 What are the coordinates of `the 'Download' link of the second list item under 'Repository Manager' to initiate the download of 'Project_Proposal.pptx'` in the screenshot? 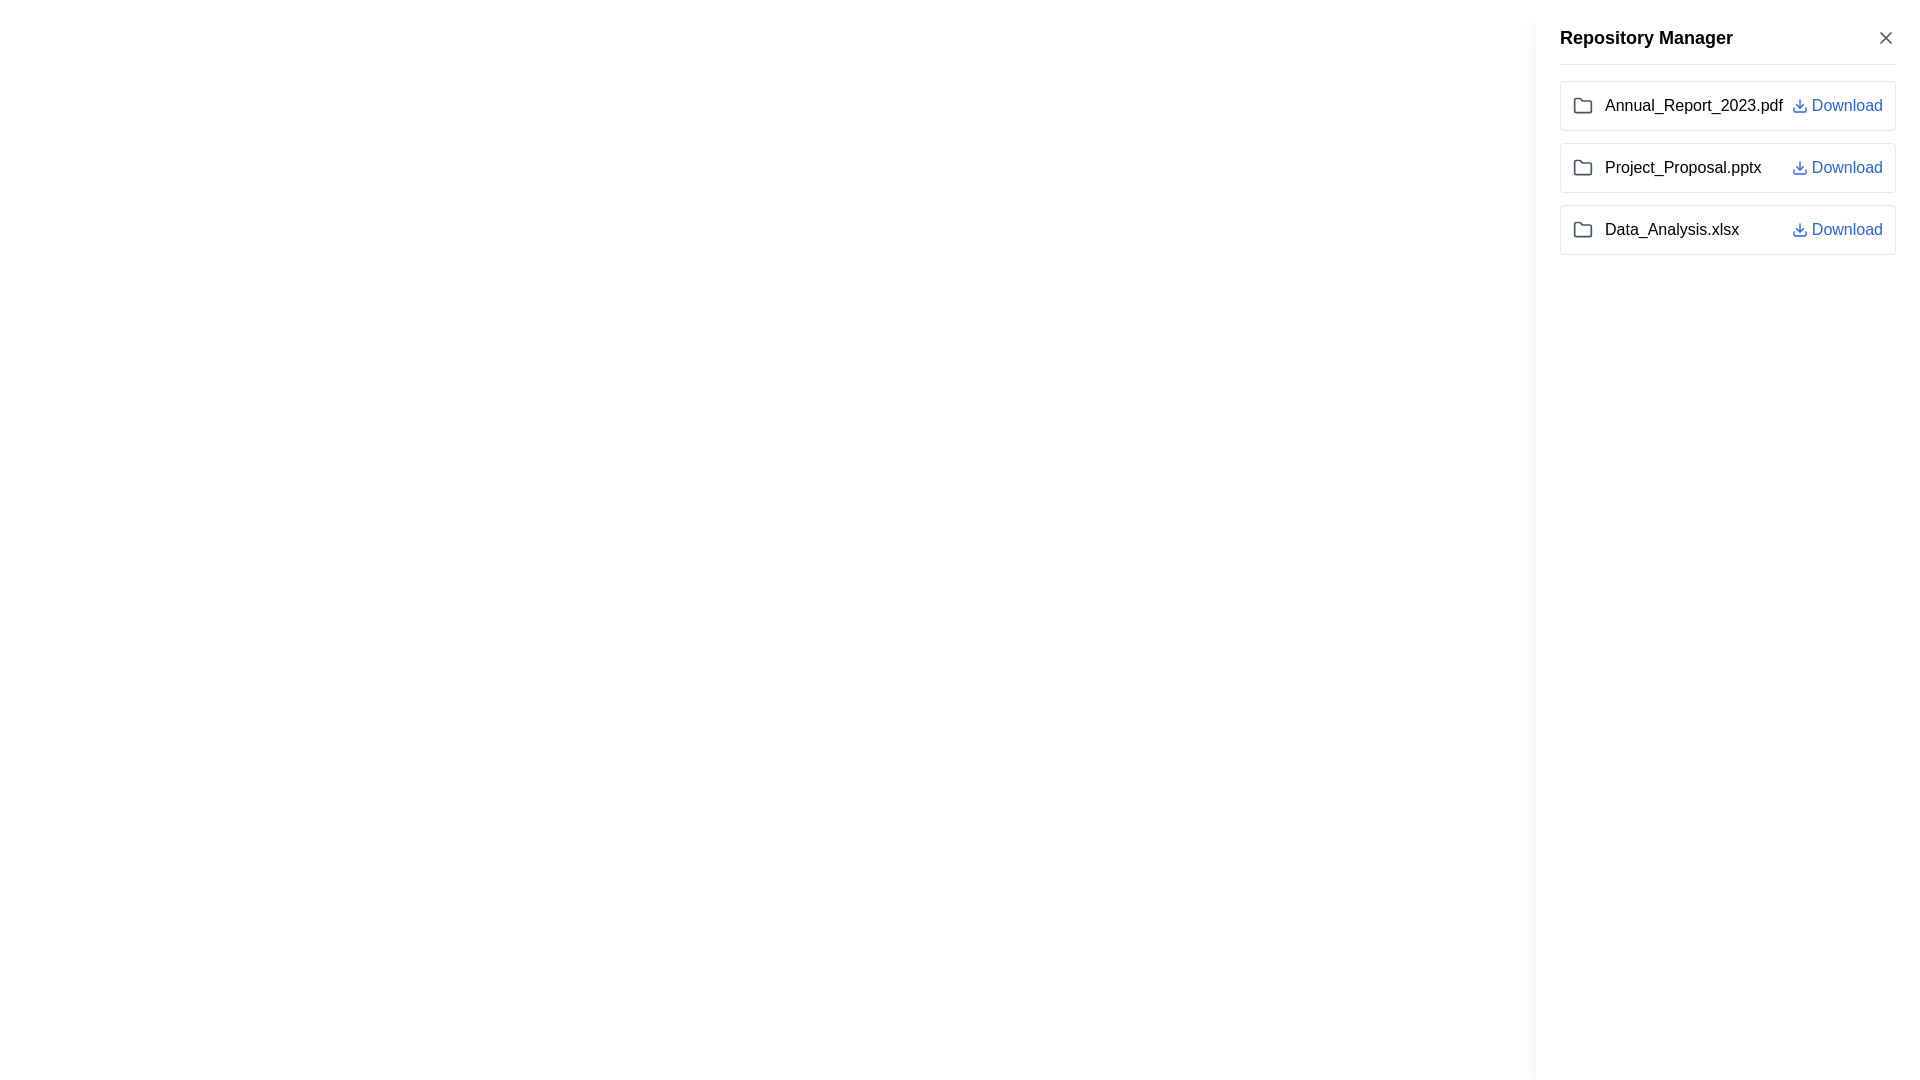 It's located at (1727, 167).